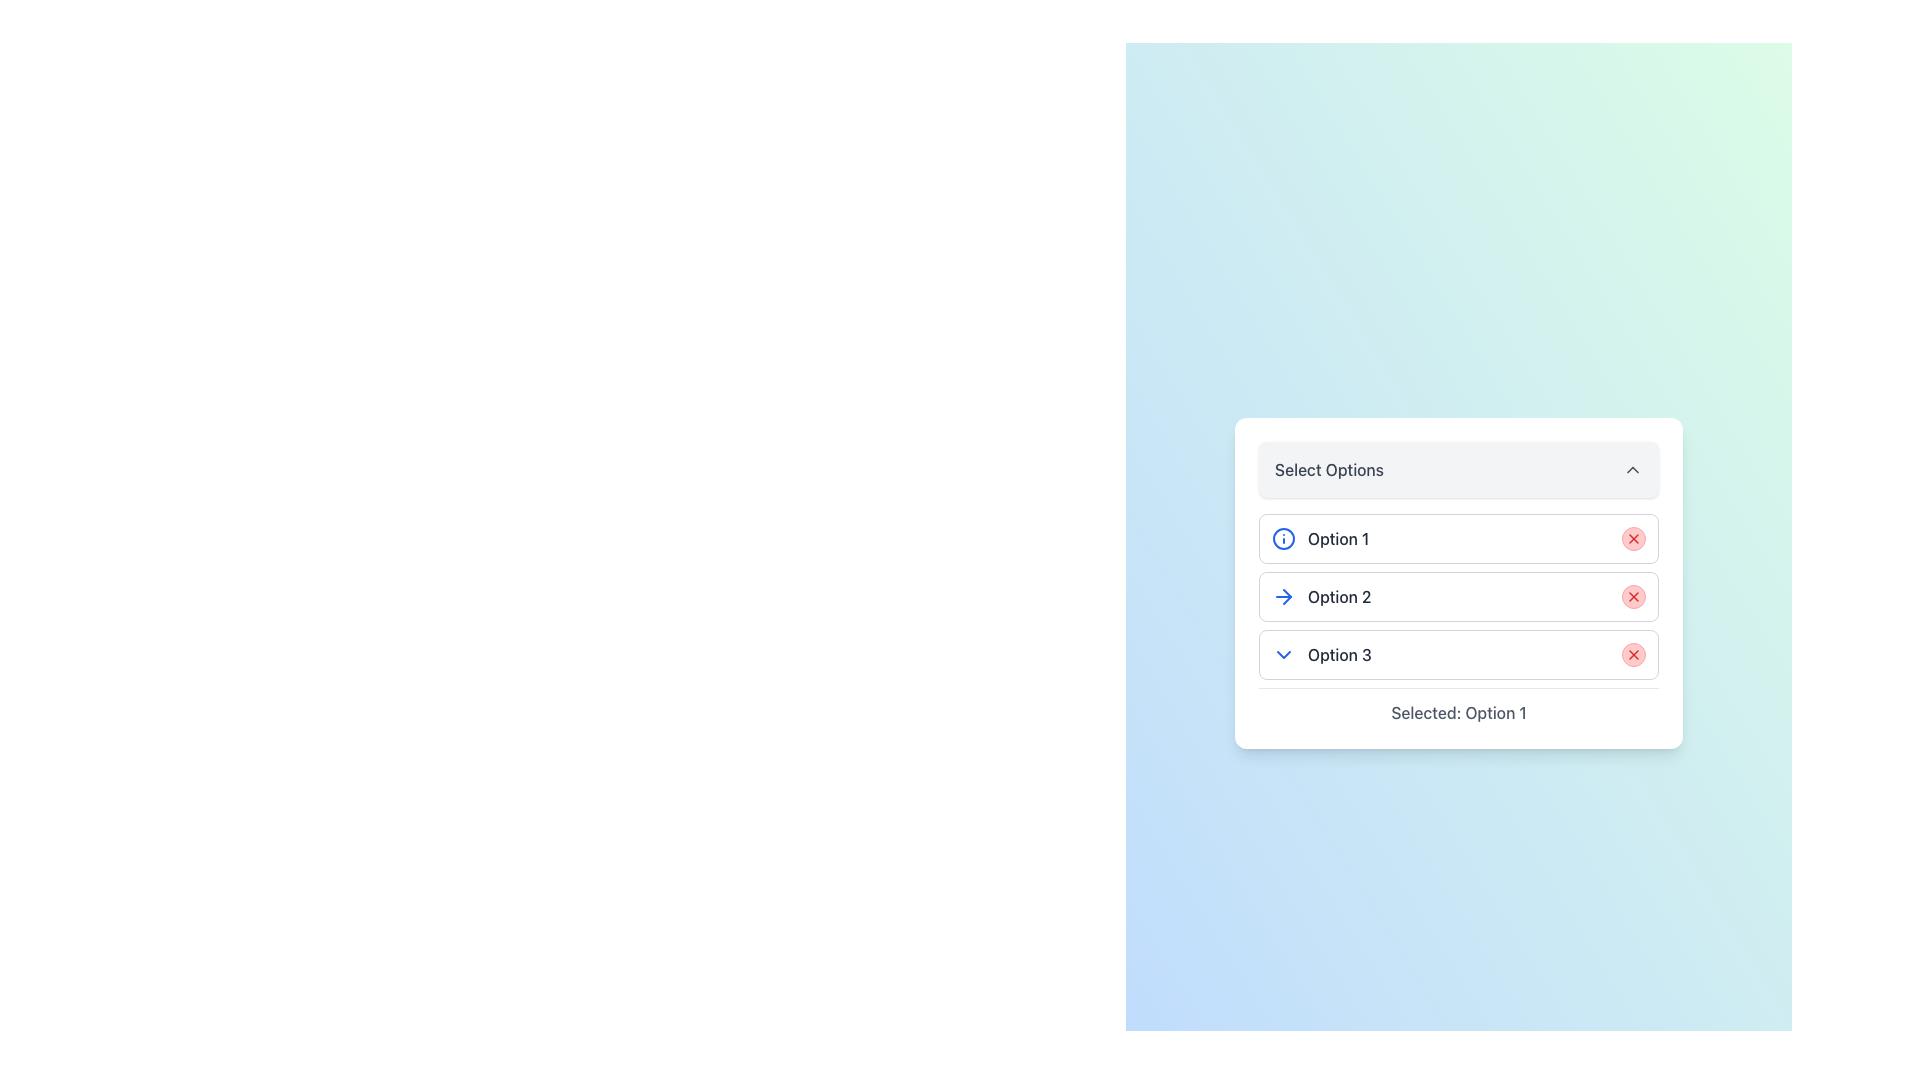  Describe the element at coordinates (1339, 654) in the screenshot. I see `text from the text label displaying 'Option 3', which is styled with a medium font weight and gray color, located in the third position within a list of options` at that location.